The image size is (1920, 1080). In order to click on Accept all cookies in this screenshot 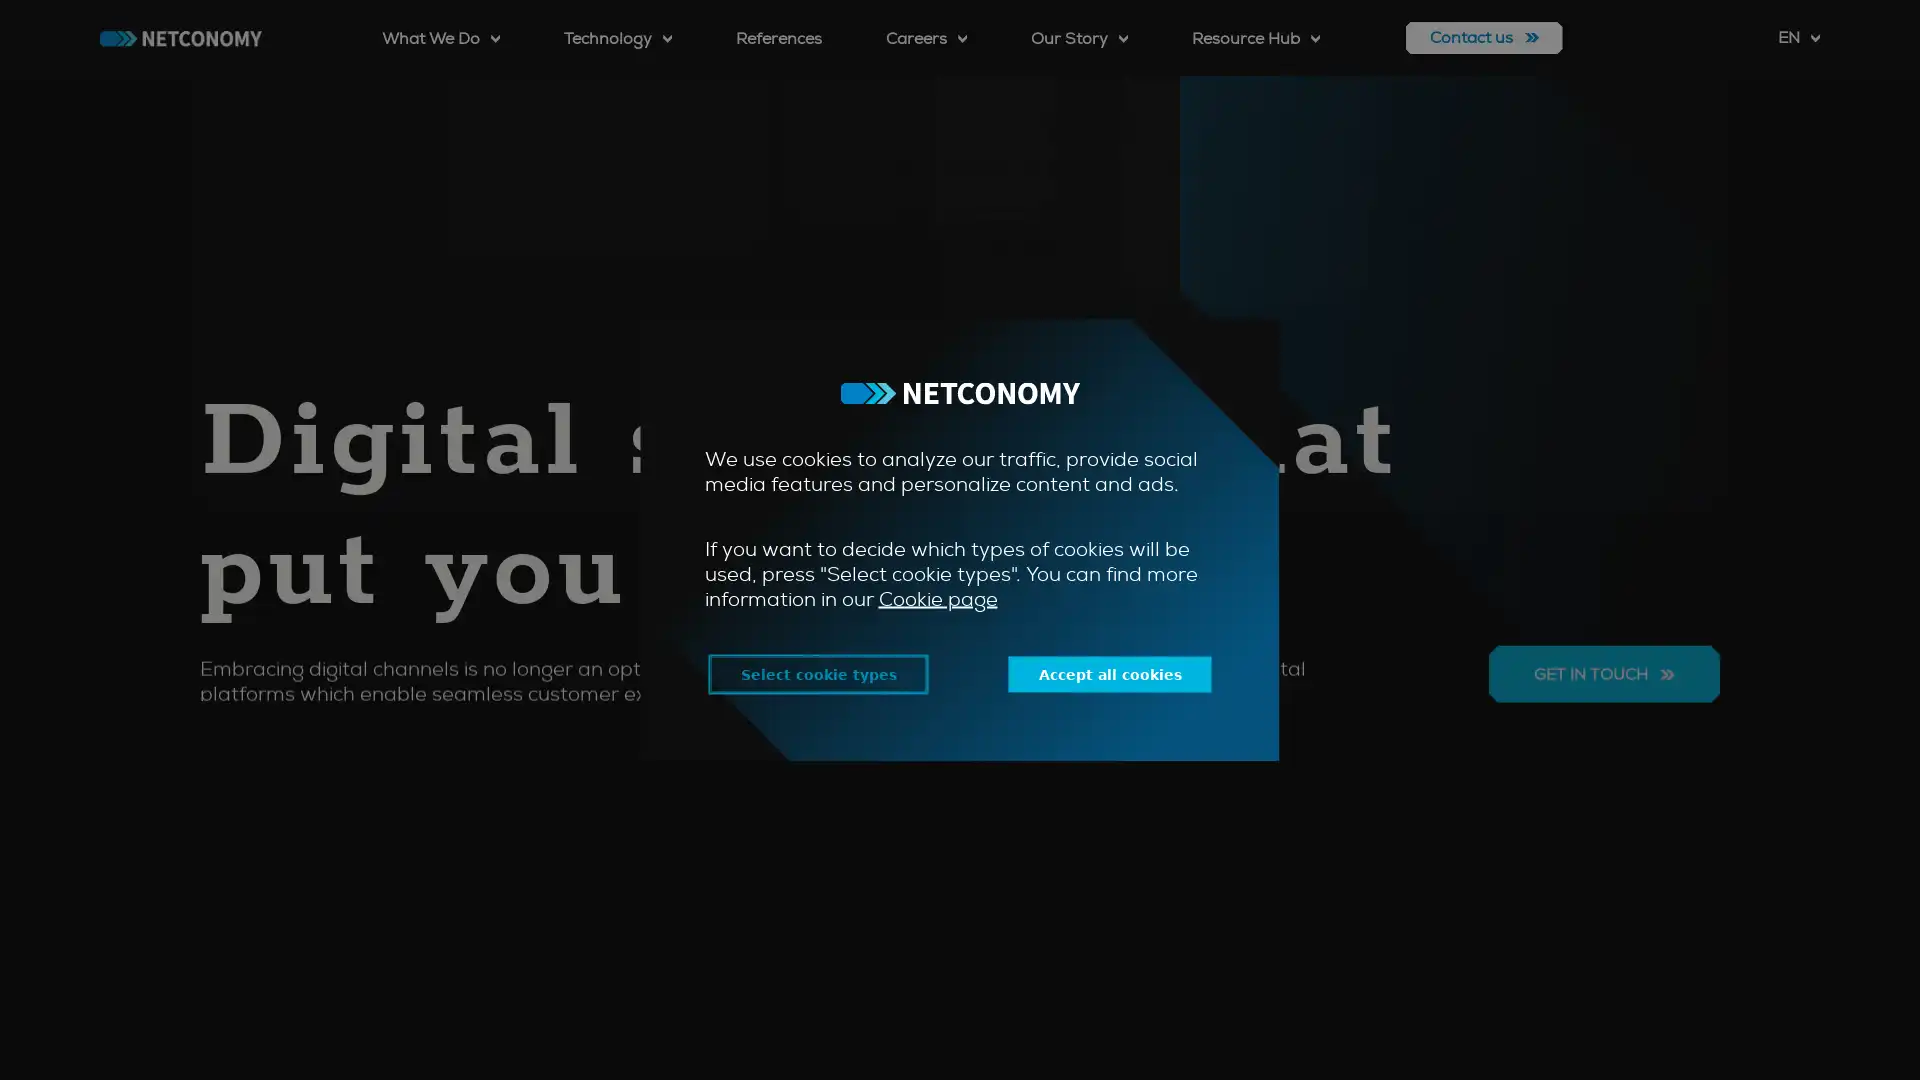, I will do `click(1122, 674)`.